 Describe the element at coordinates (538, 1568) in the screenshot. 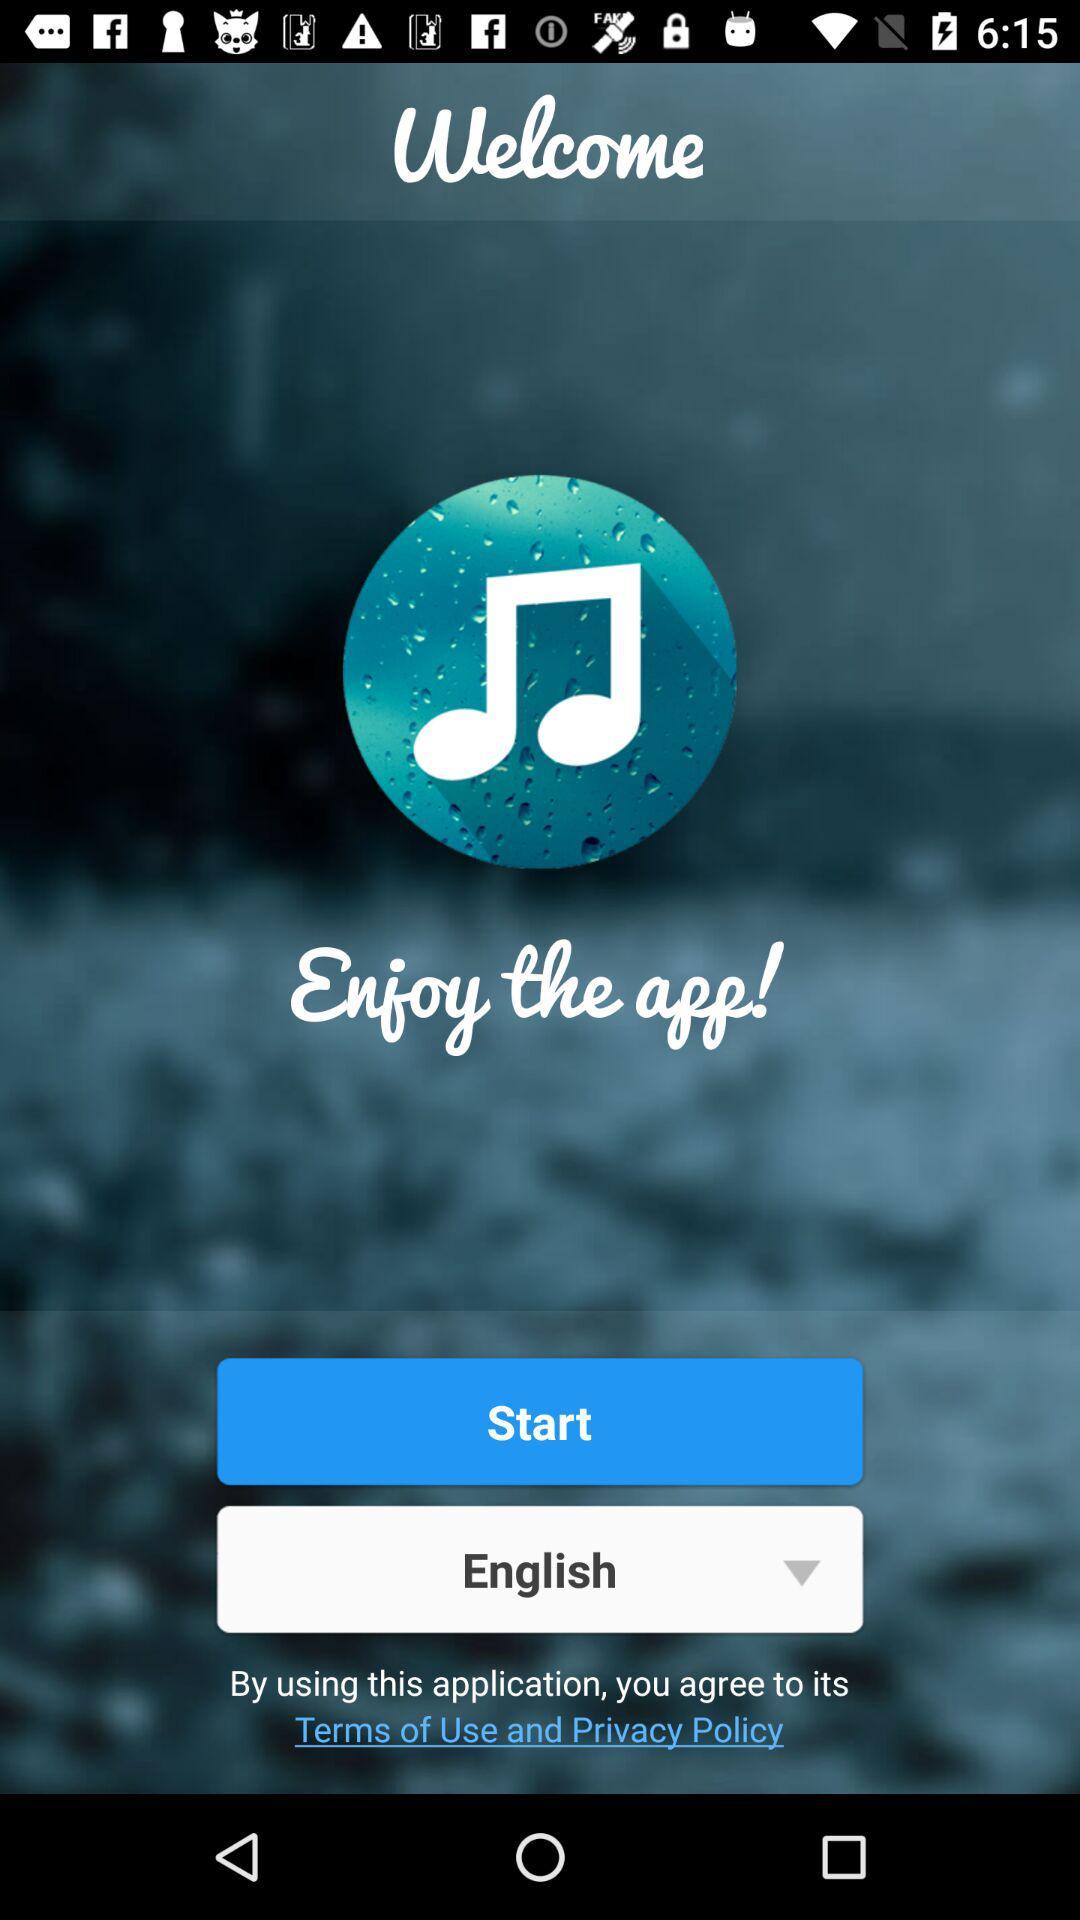

I see `the english item` at that location.